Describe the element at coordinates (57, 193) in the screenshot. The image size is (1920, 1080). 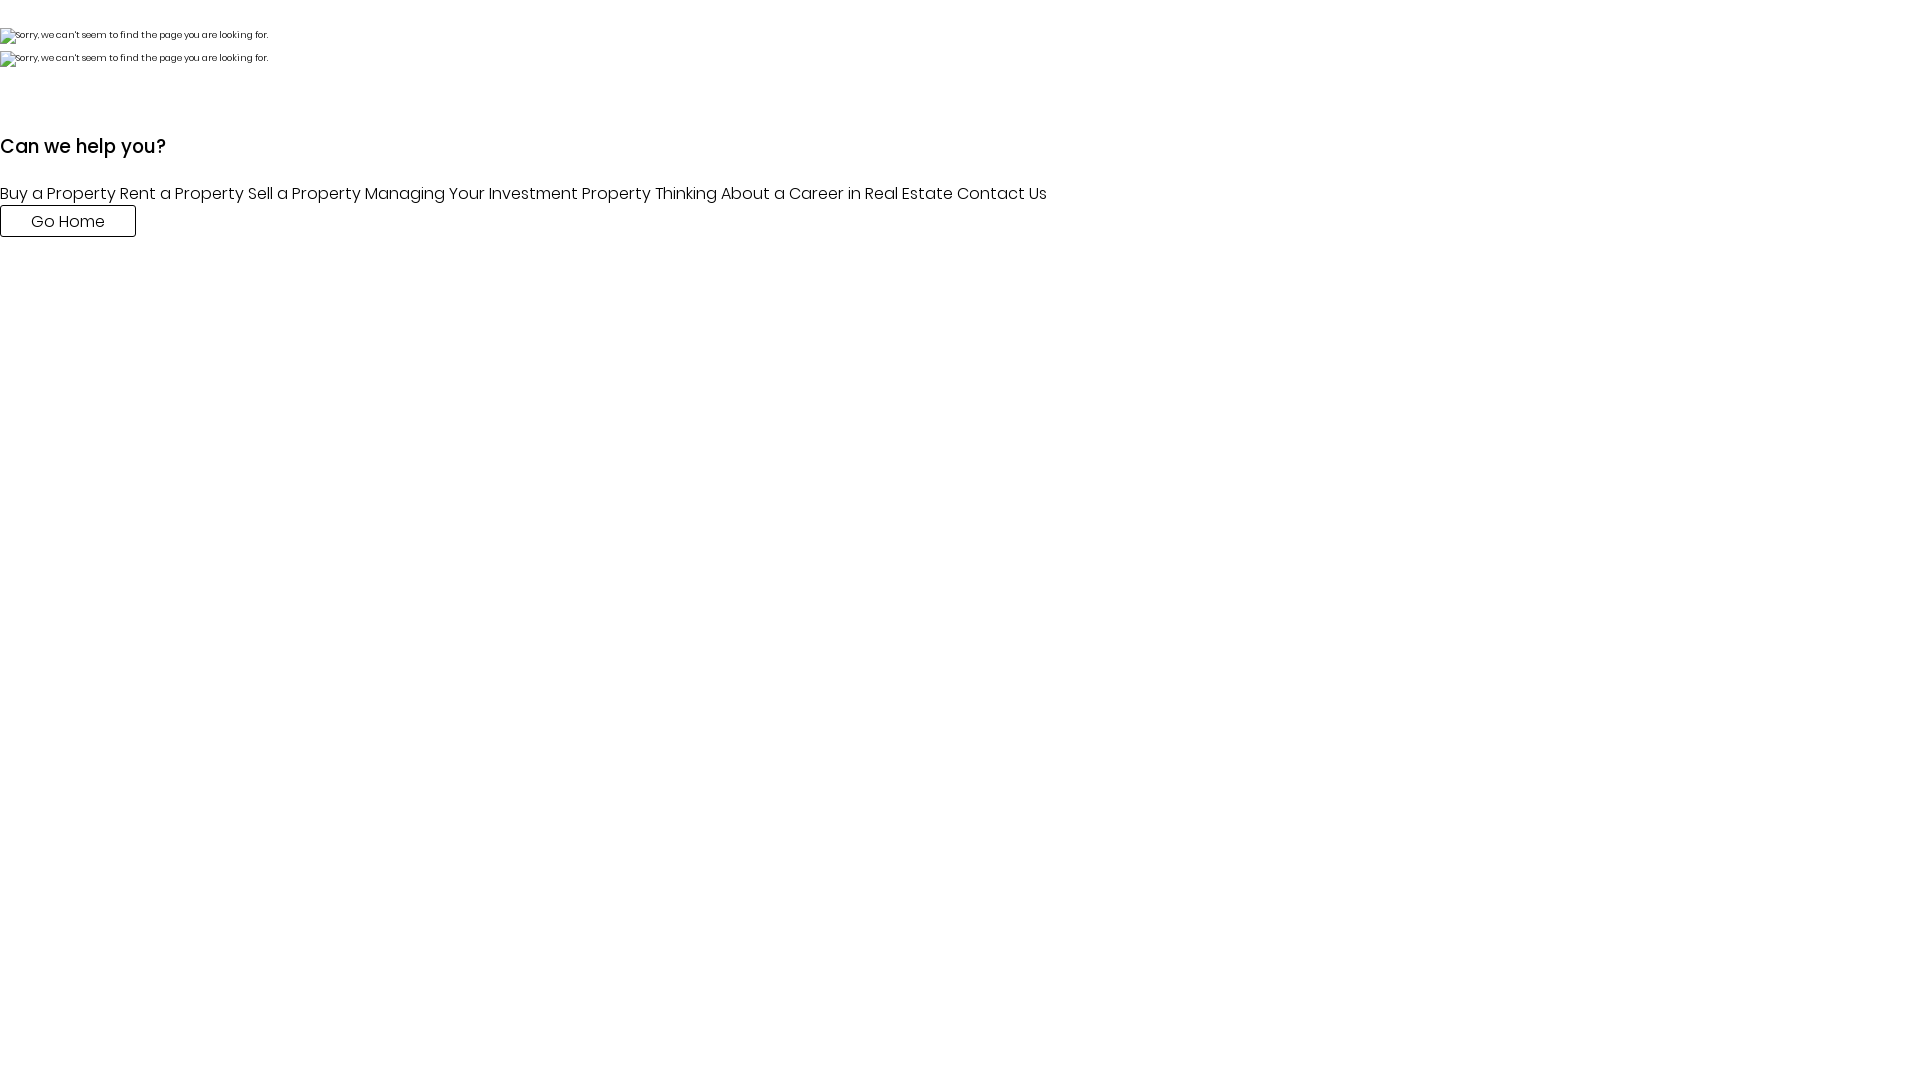
I see `'Buy a Property'` at that location.